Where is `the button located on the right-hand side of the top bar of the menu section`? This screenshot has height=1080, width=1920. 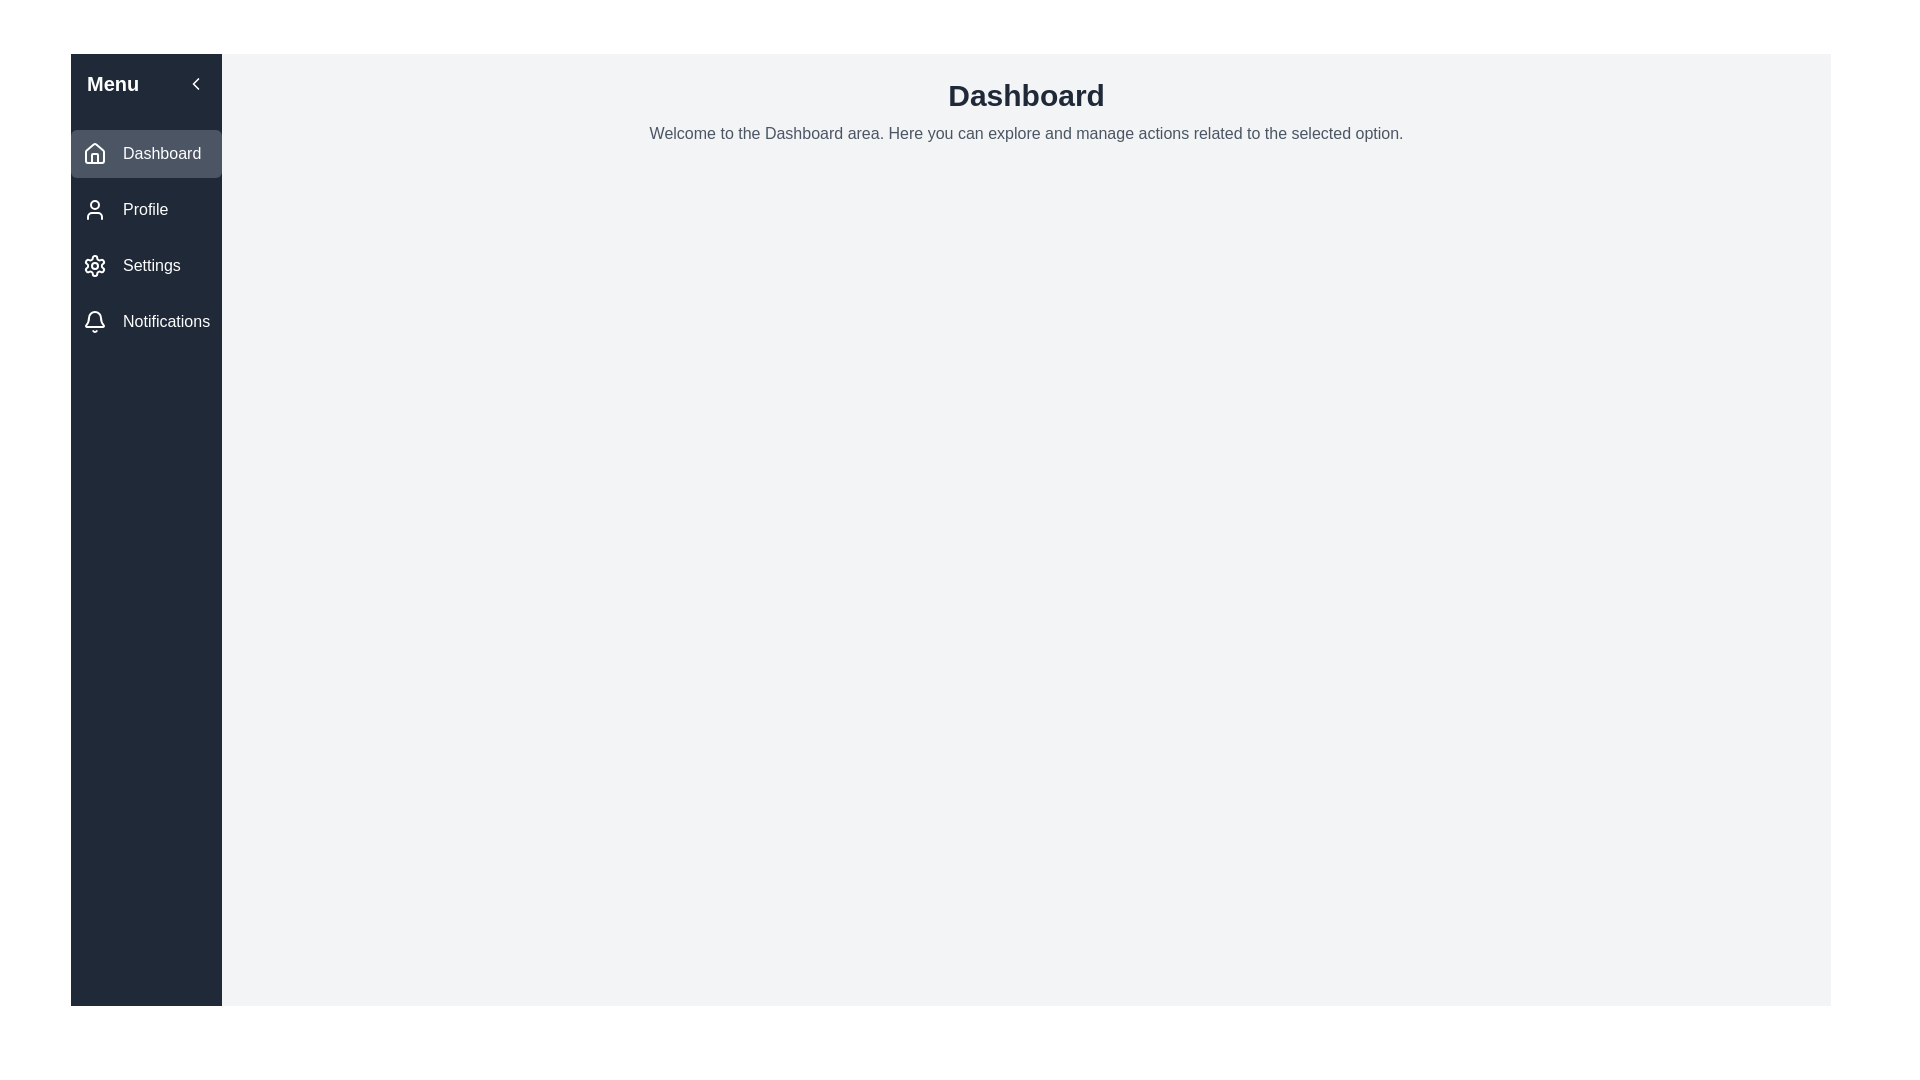 the button located on the right-hand side of the top bar of the menu section is located at coordinates (196, 83).